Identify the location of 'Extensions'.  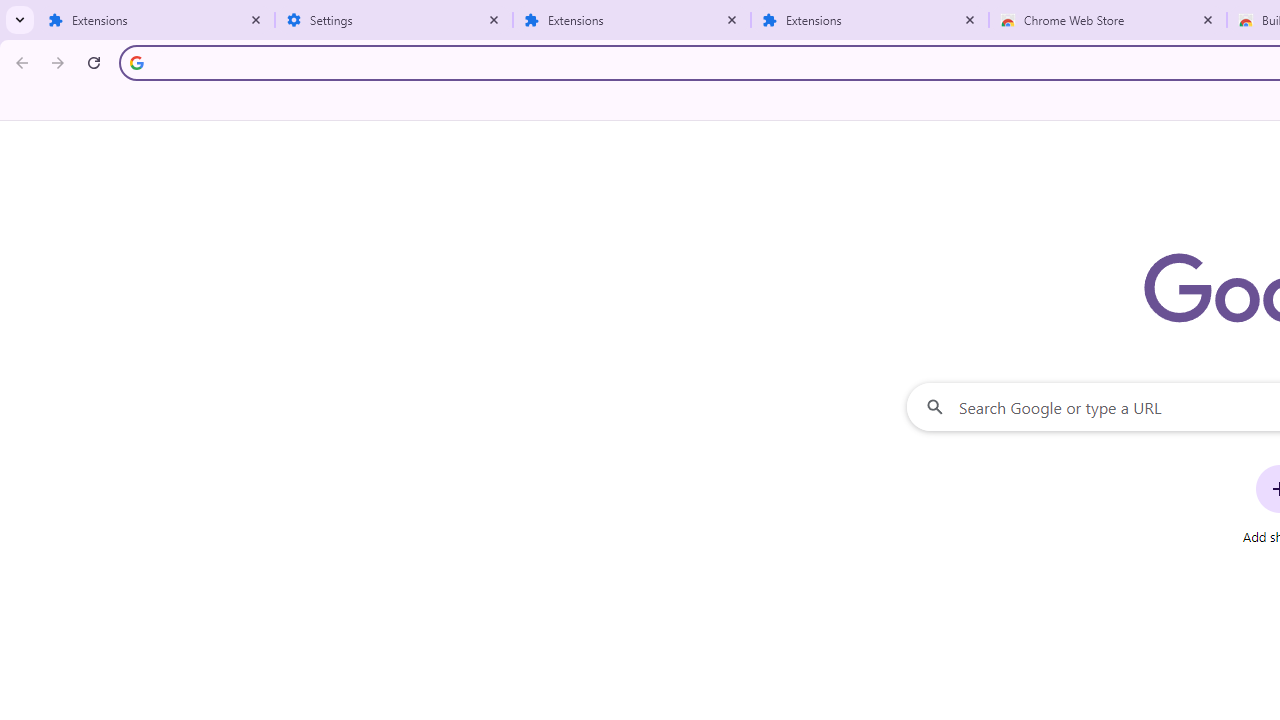
(155, 20).